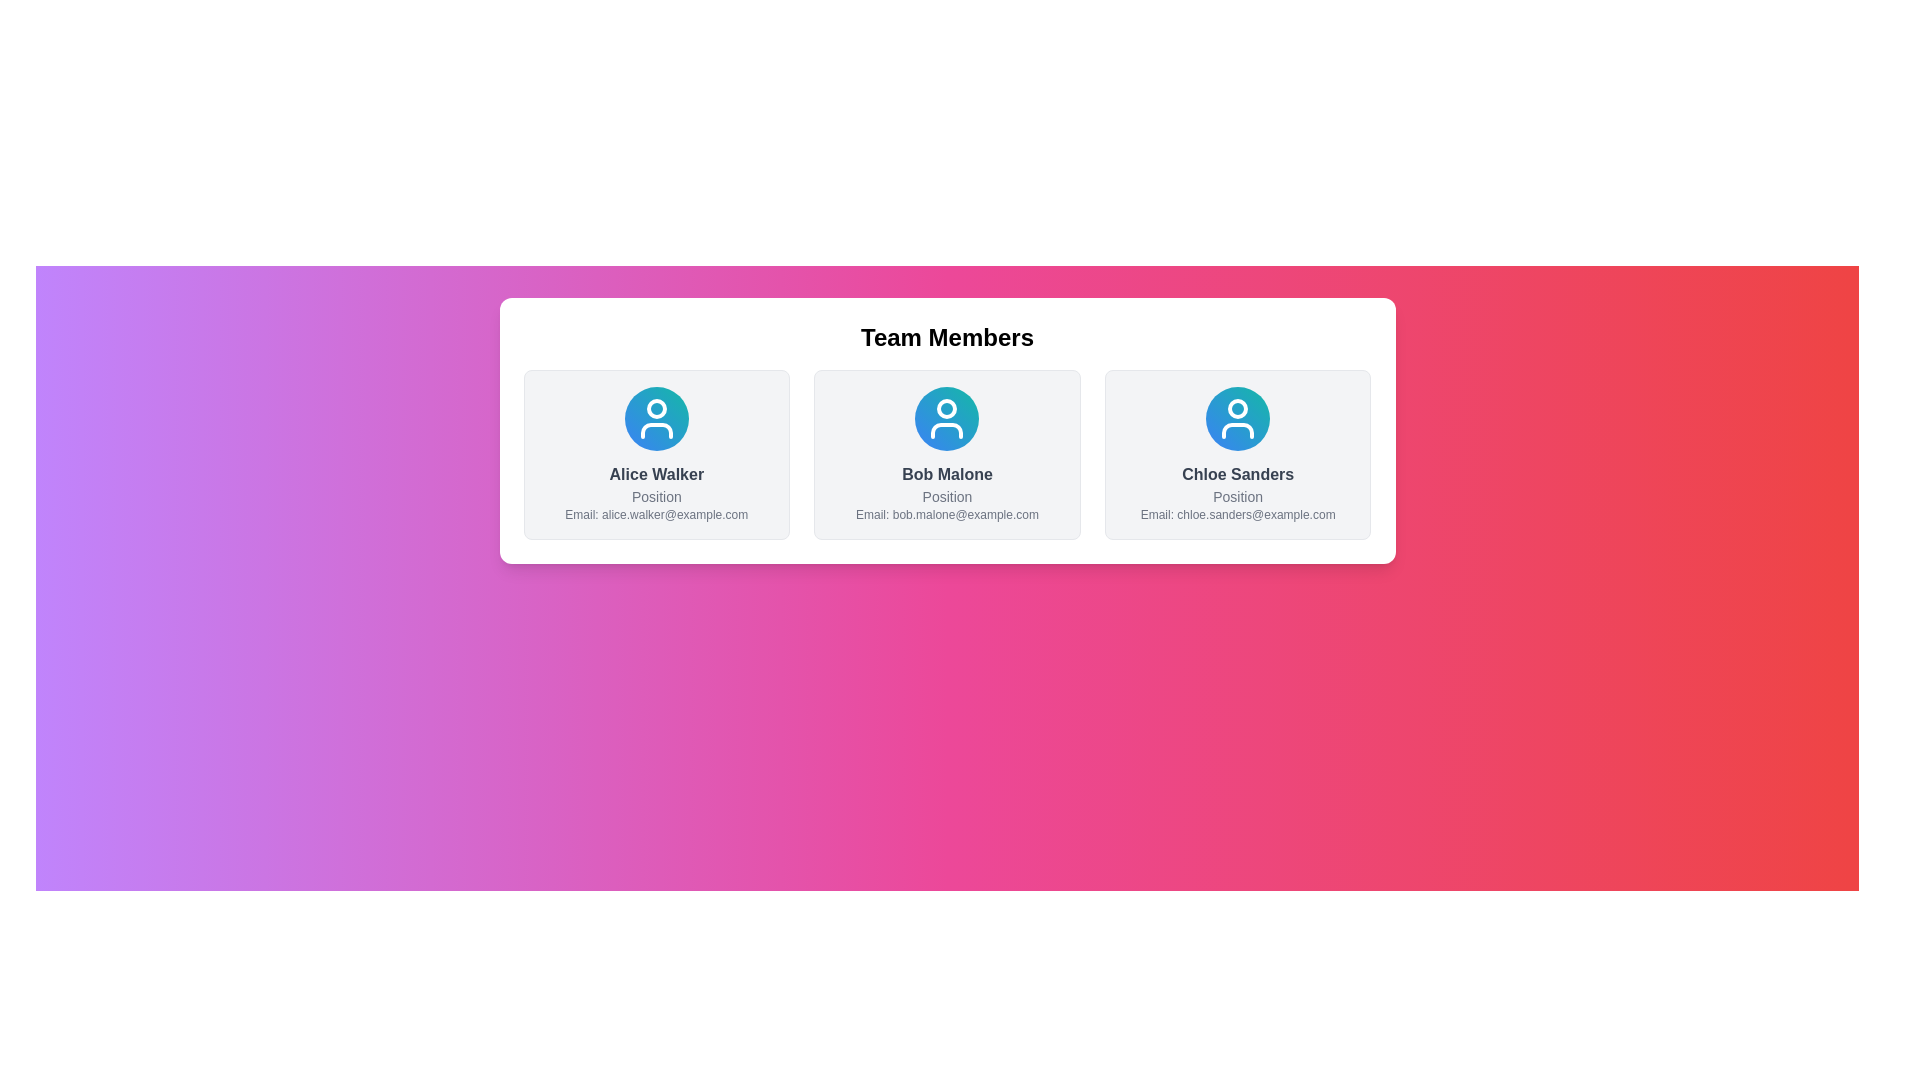 This screenshot has width=1920, height=1080. What do you see at coordinates (946, 455) in the screenshot?
I see `the Profile Card displaying Bob Malone's name, position, and email address, located in the center of the Team Members section` at bounding box center [946, 455].